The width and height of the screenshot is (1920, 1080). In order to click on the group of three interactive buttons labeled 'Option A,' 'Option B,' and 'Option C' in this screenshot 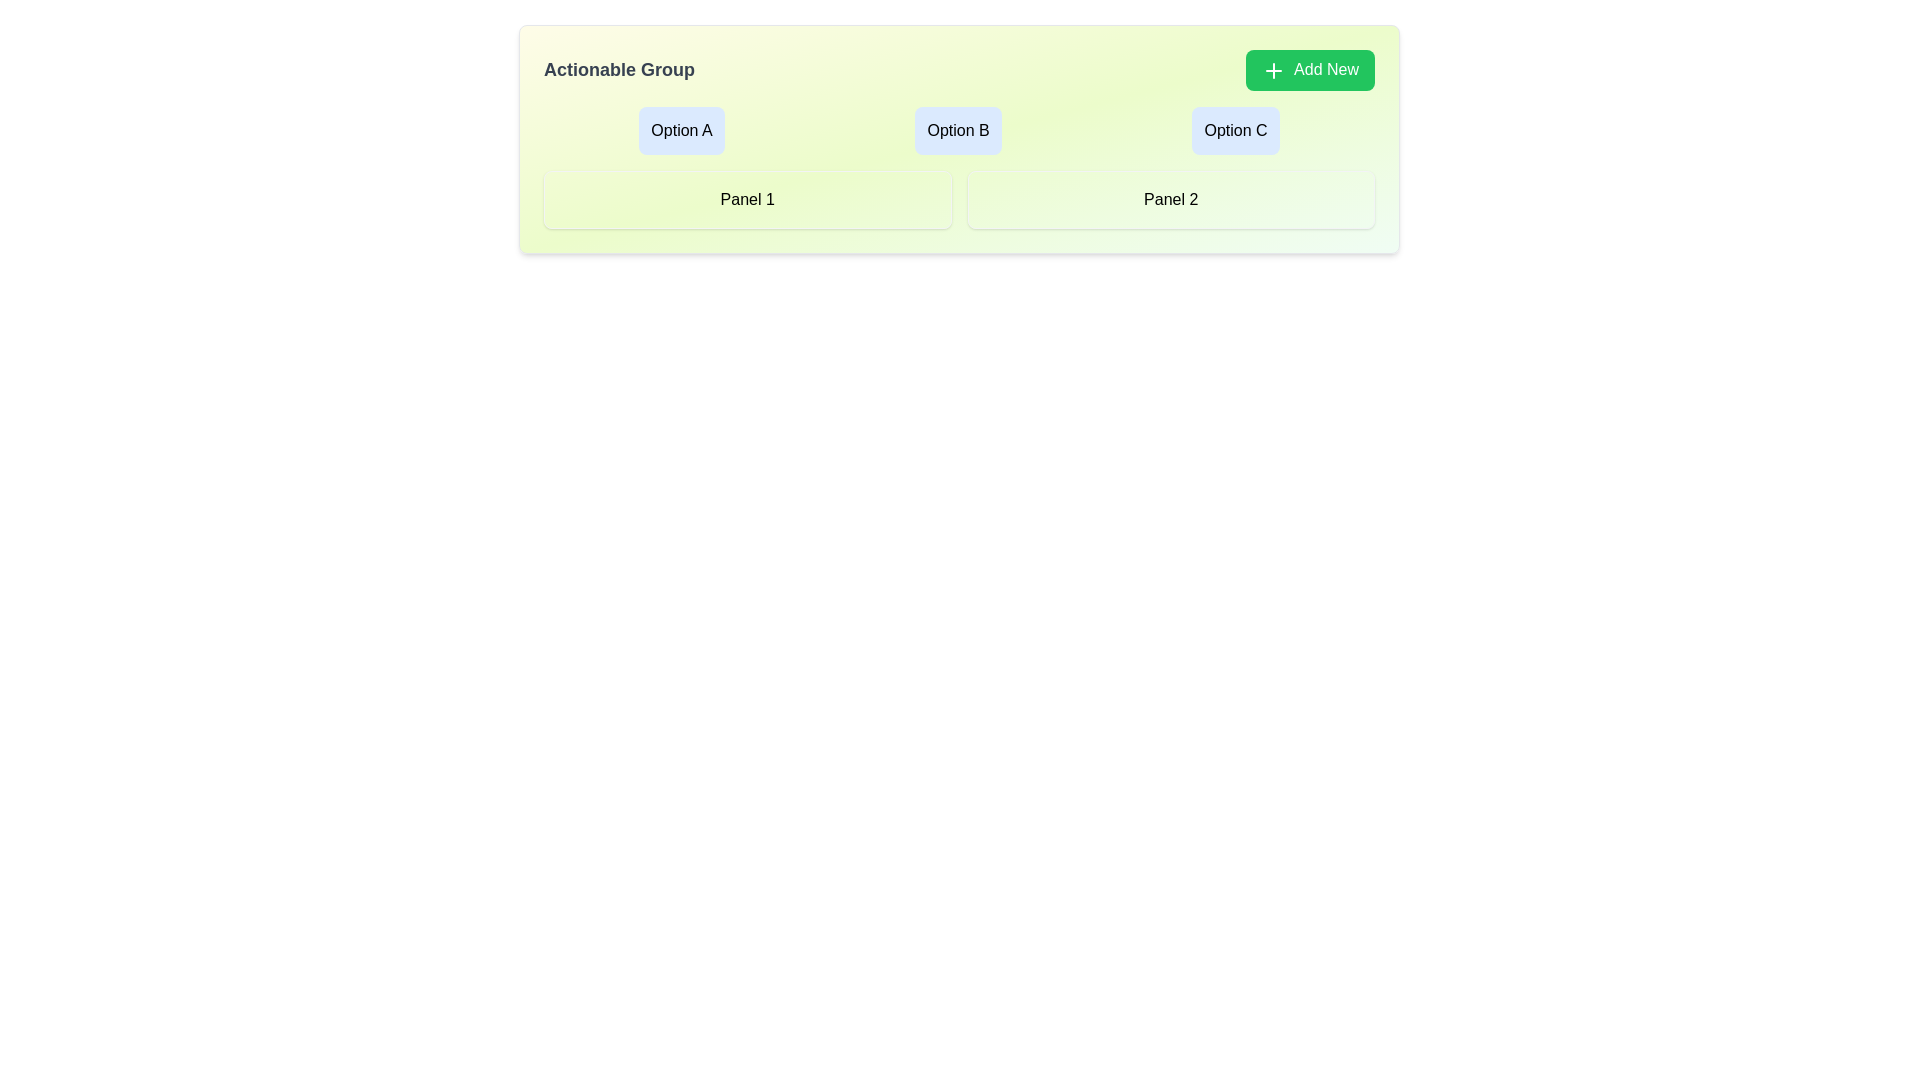, I will do `click(958, 130)`.